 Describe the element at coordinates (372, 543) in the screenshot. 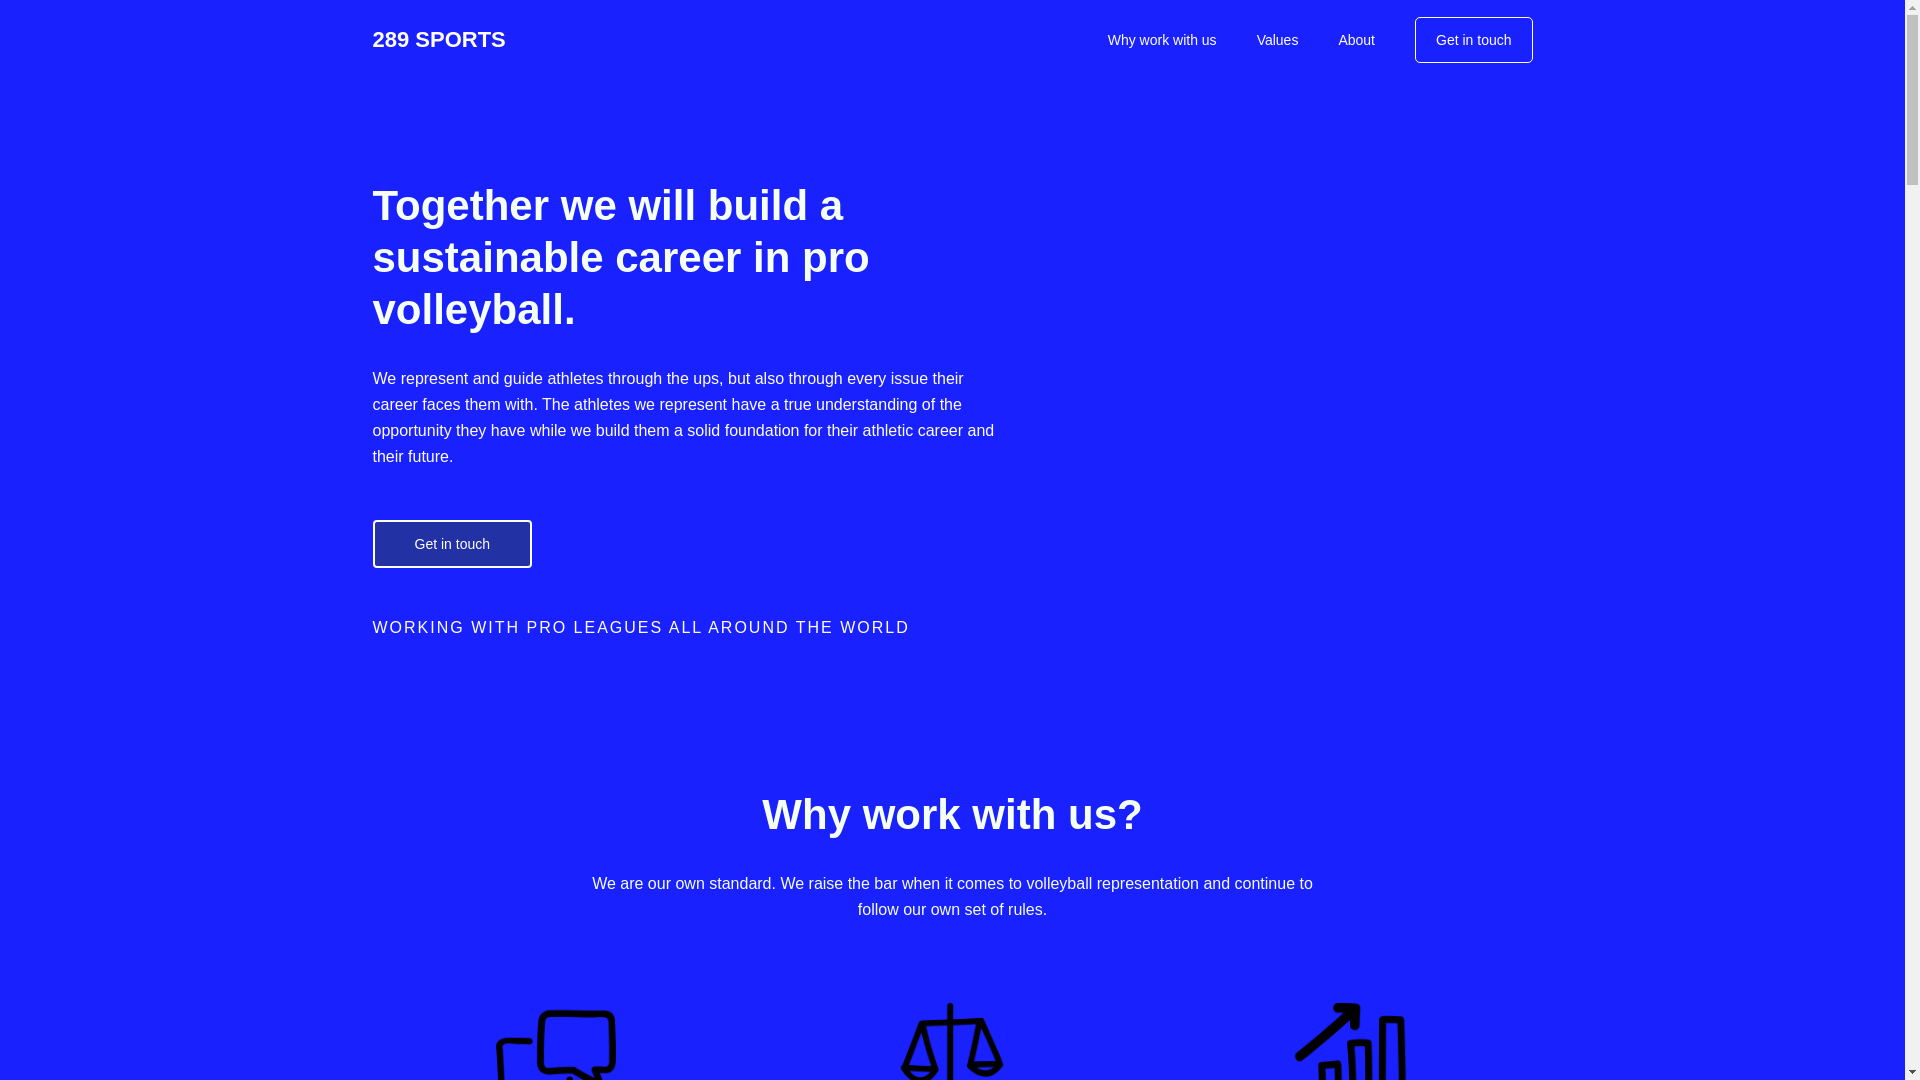

I see `'Get in touch'` at that location.